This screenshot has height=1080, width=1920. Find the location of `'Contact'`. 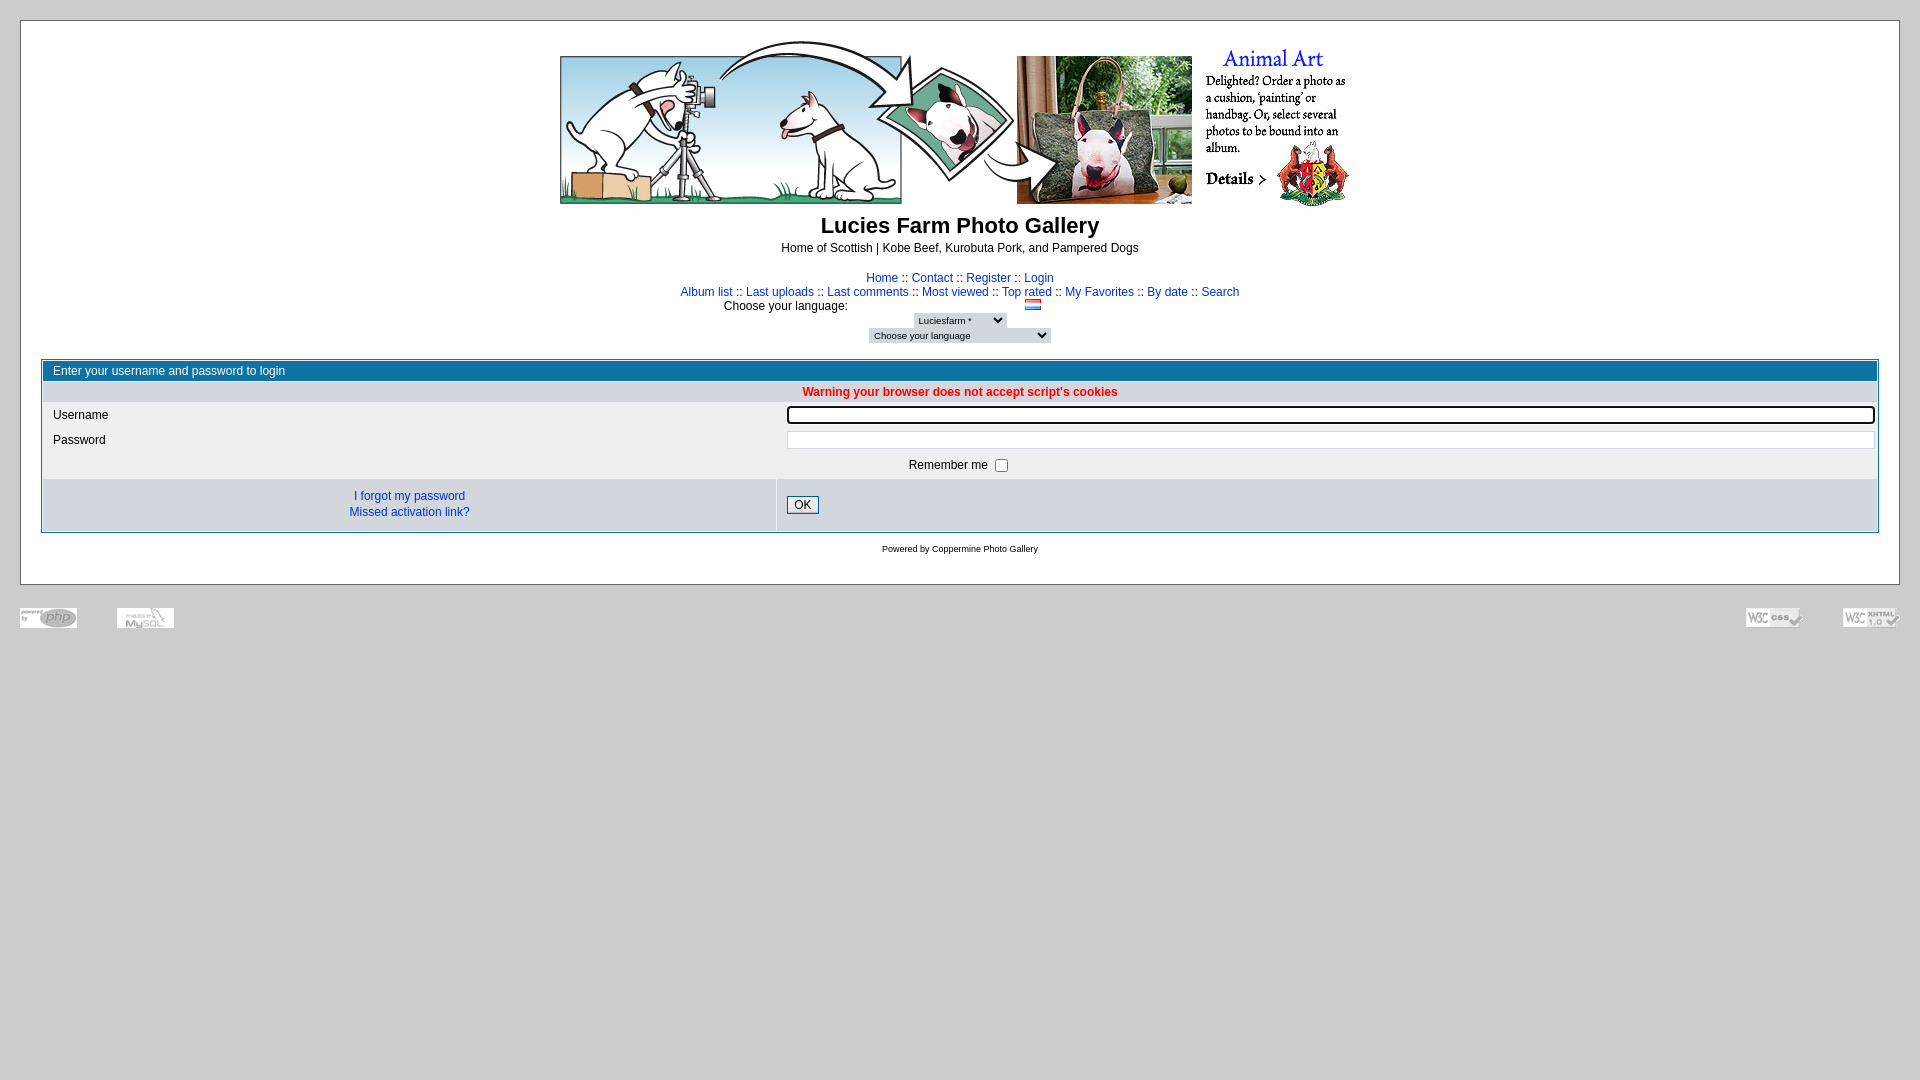

'Contact' is located at coordinates (931, 277).